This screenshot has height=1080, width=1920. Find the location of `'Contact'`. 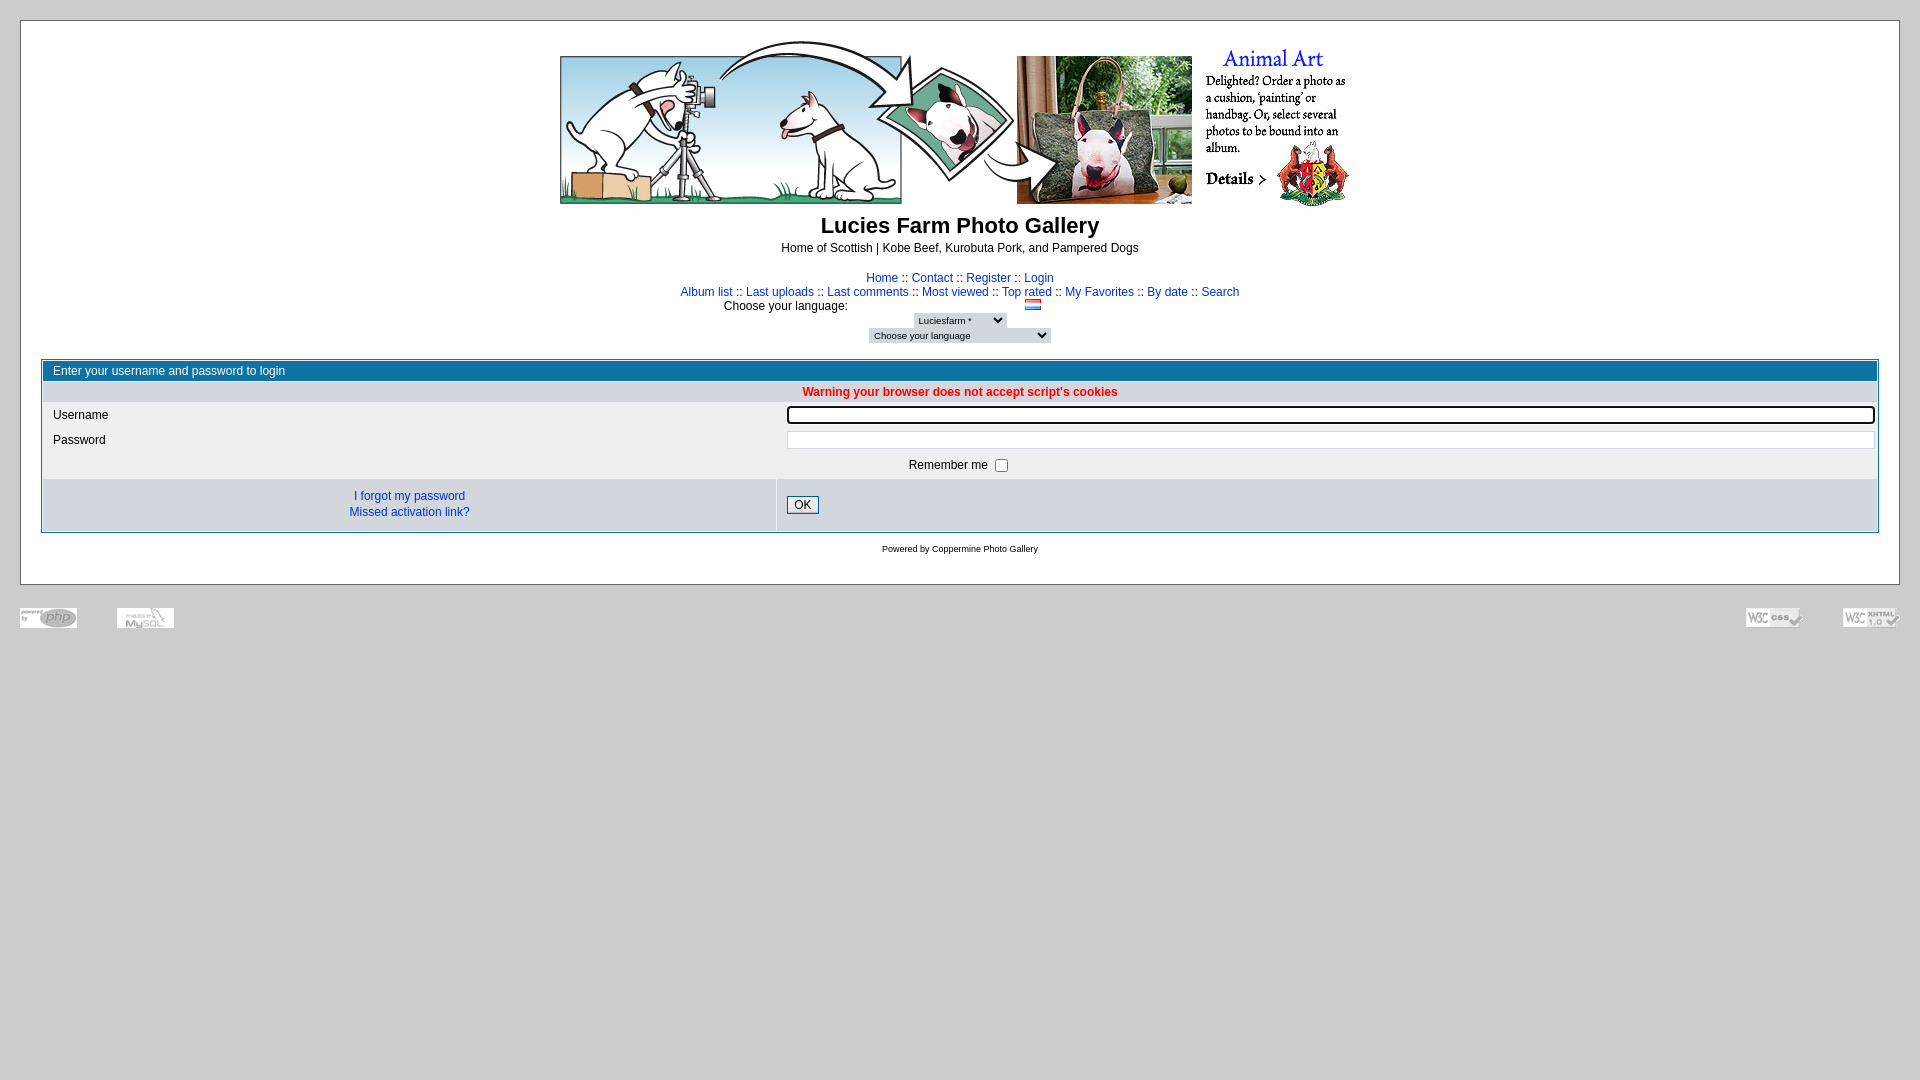

'Contact' is located at coordinates (931, 277).